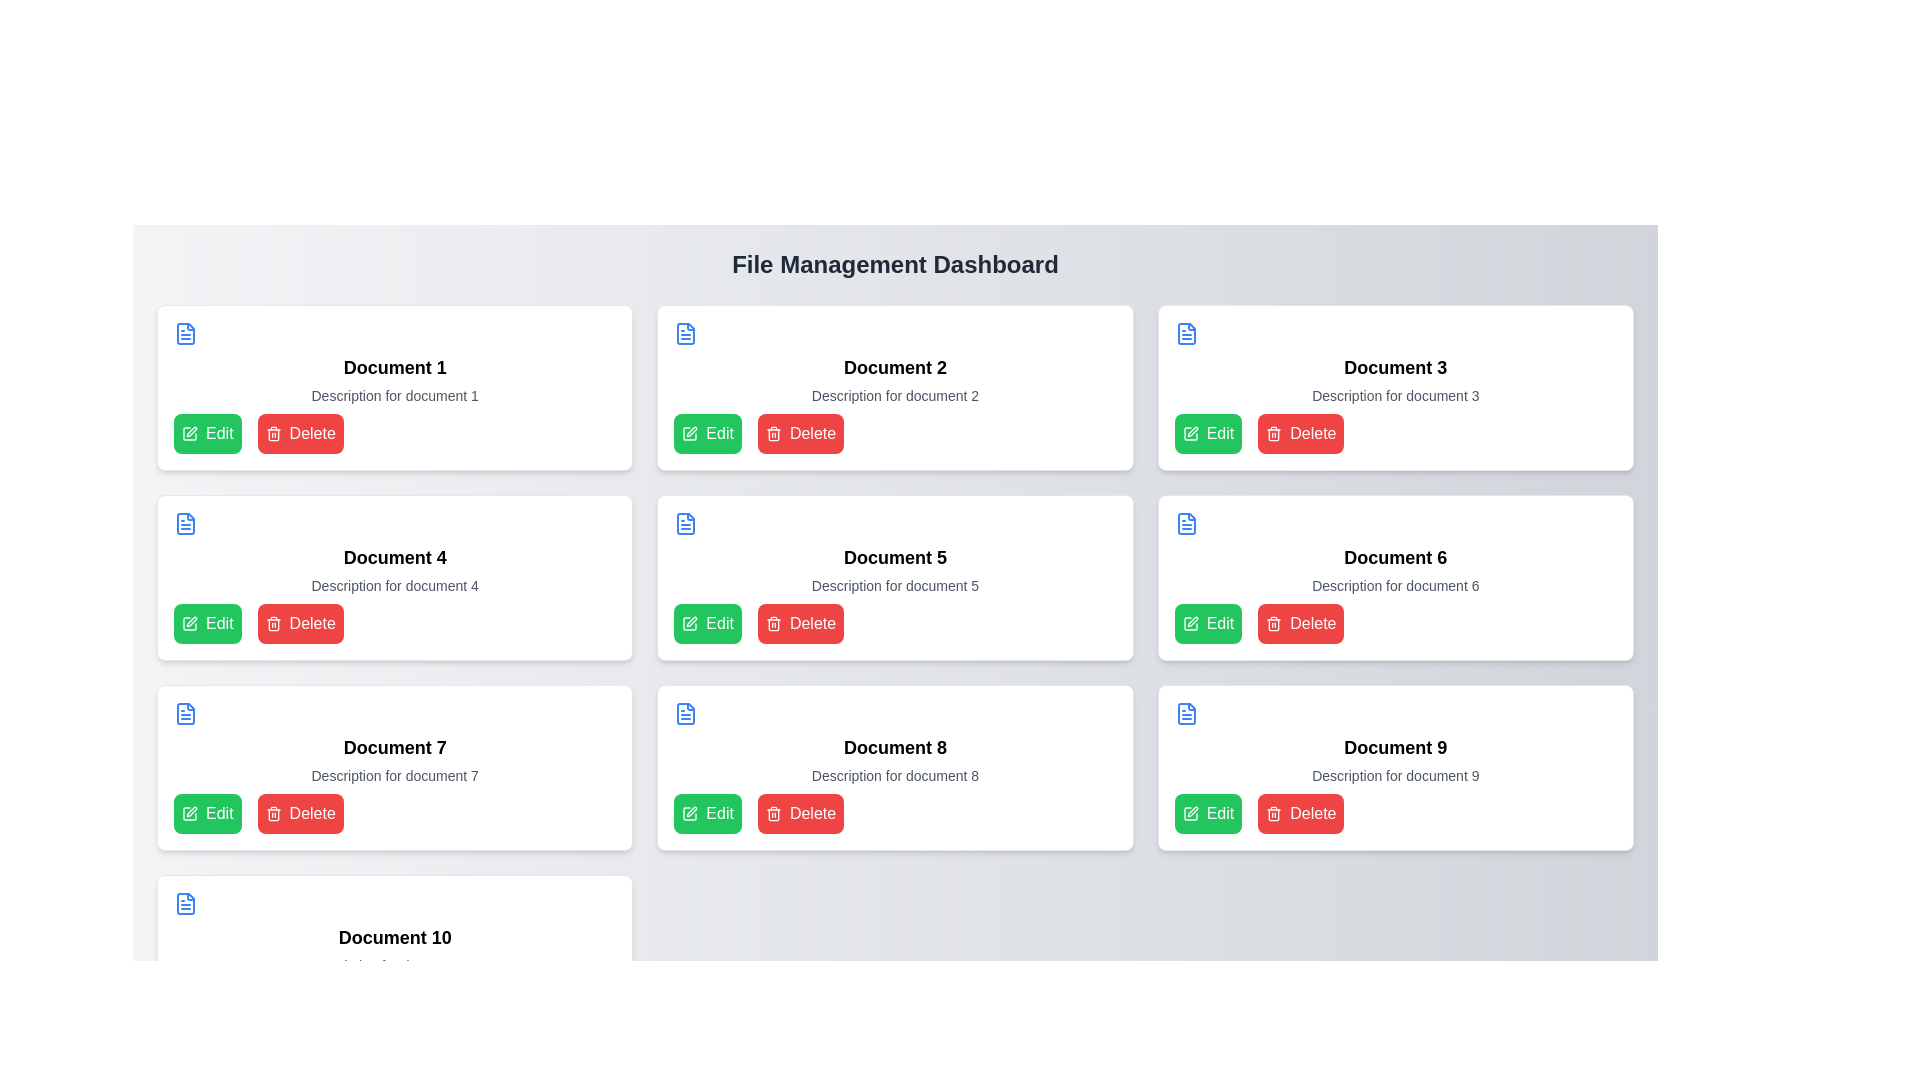 This screenshot has height=1080, width=1920. Describe the element at coordinates (1301, 813) in the screenshot. I see `the delete button located in the bottom-right corner of the 'Document 9' card` at that location.